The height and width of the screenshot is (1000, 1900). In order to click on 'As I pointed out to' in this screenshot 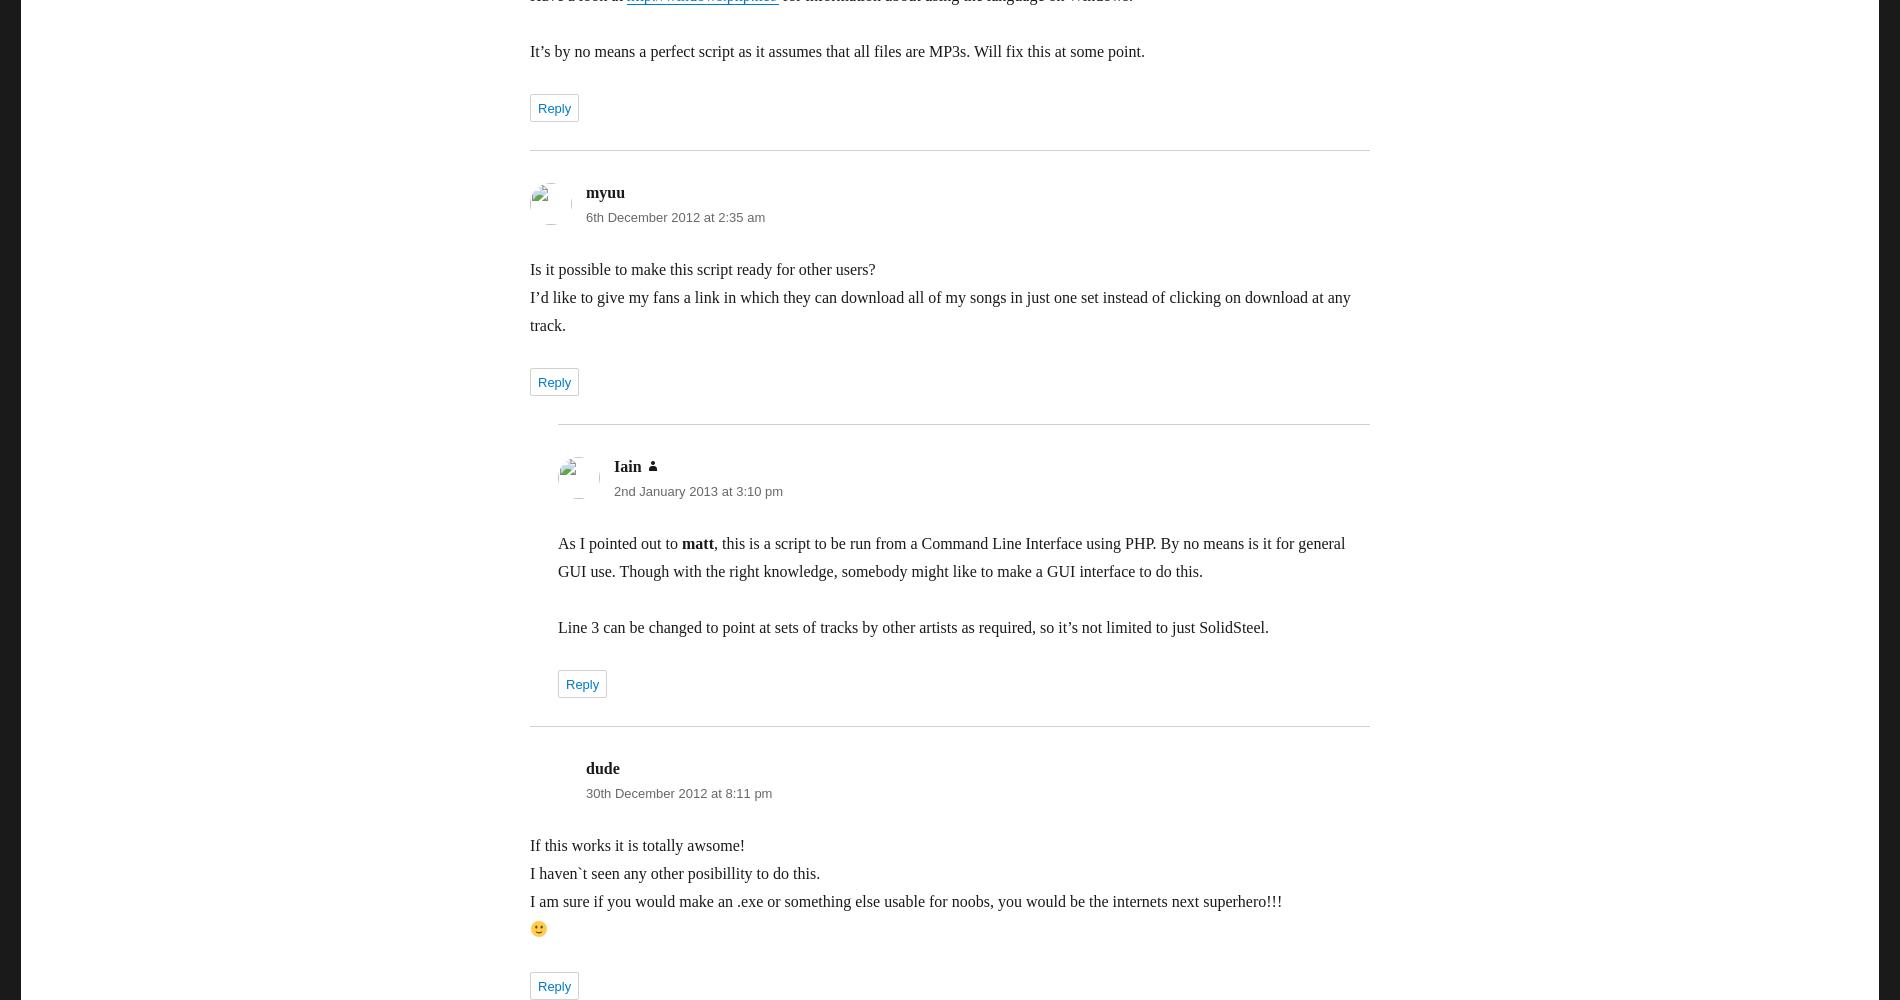, I will do `click(558, 543)`.